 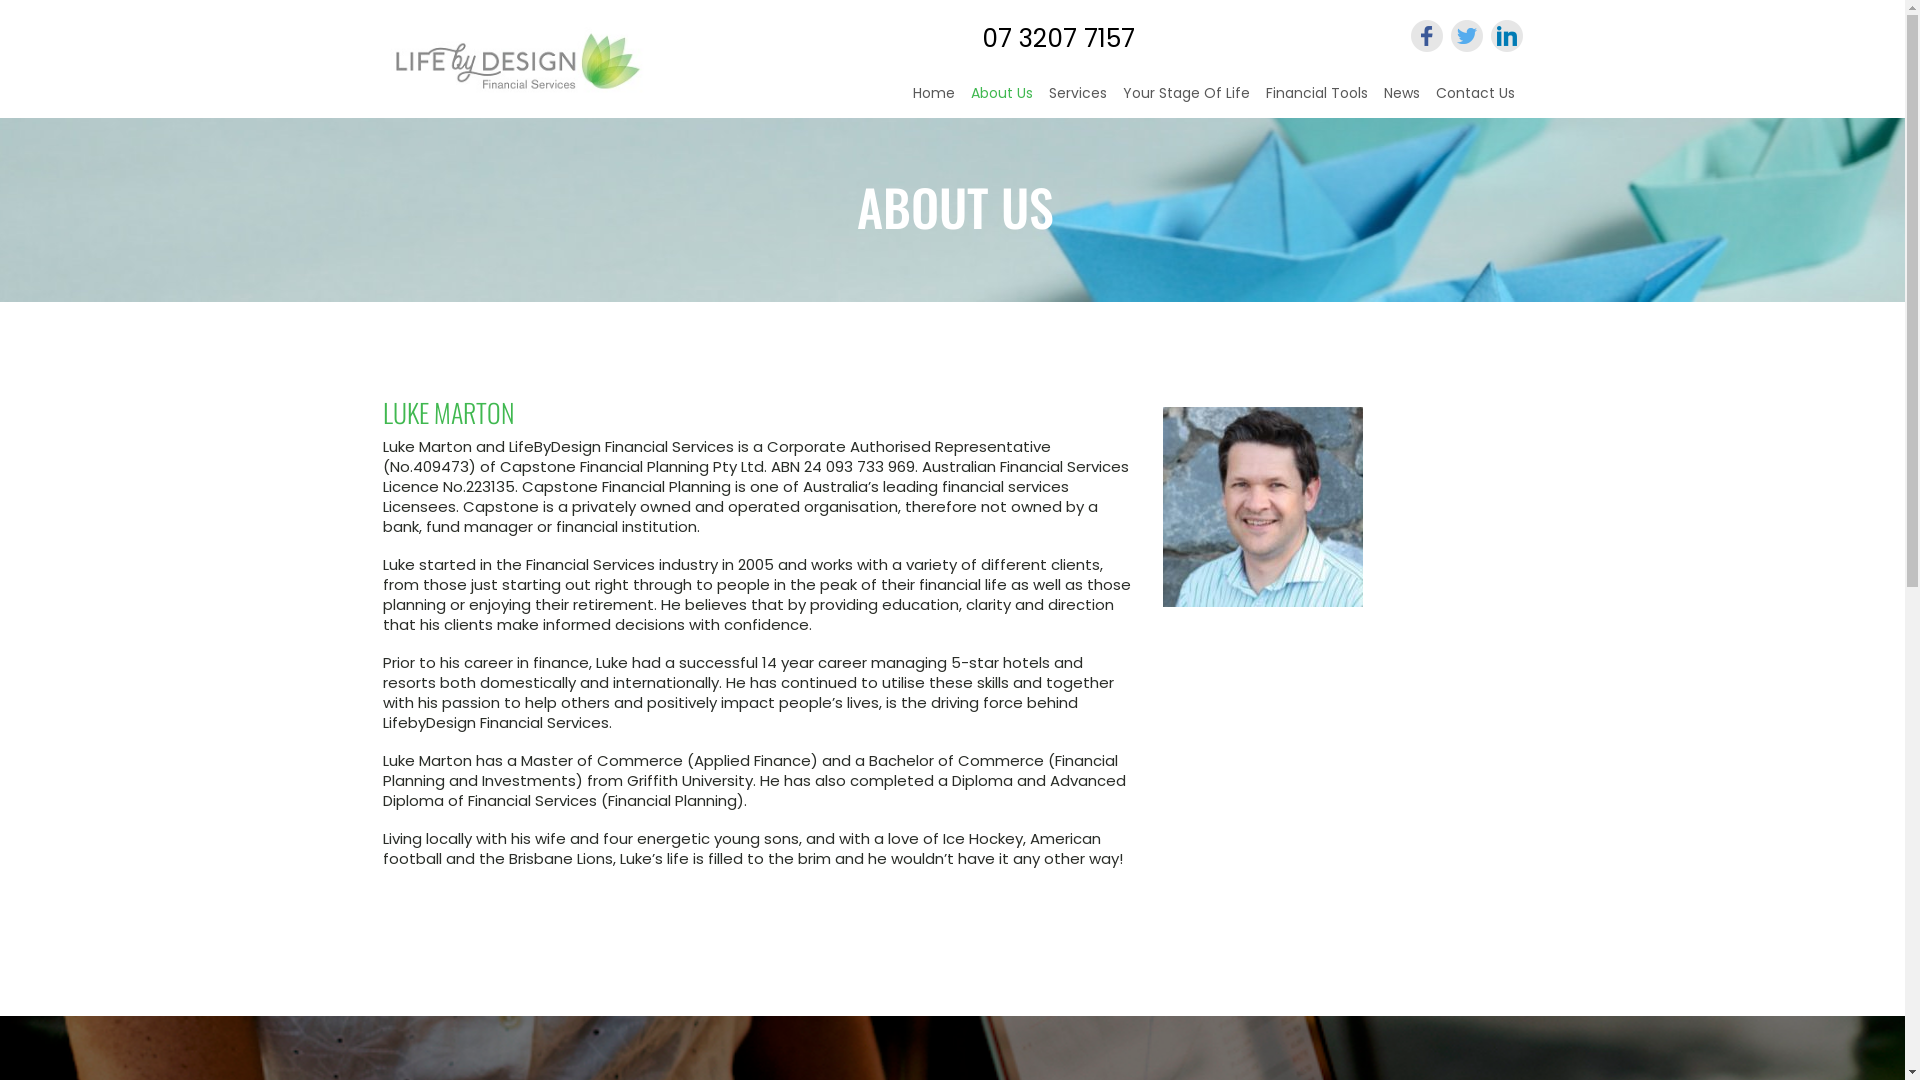 I want to click on 'Home', so click(x=902, y=88).